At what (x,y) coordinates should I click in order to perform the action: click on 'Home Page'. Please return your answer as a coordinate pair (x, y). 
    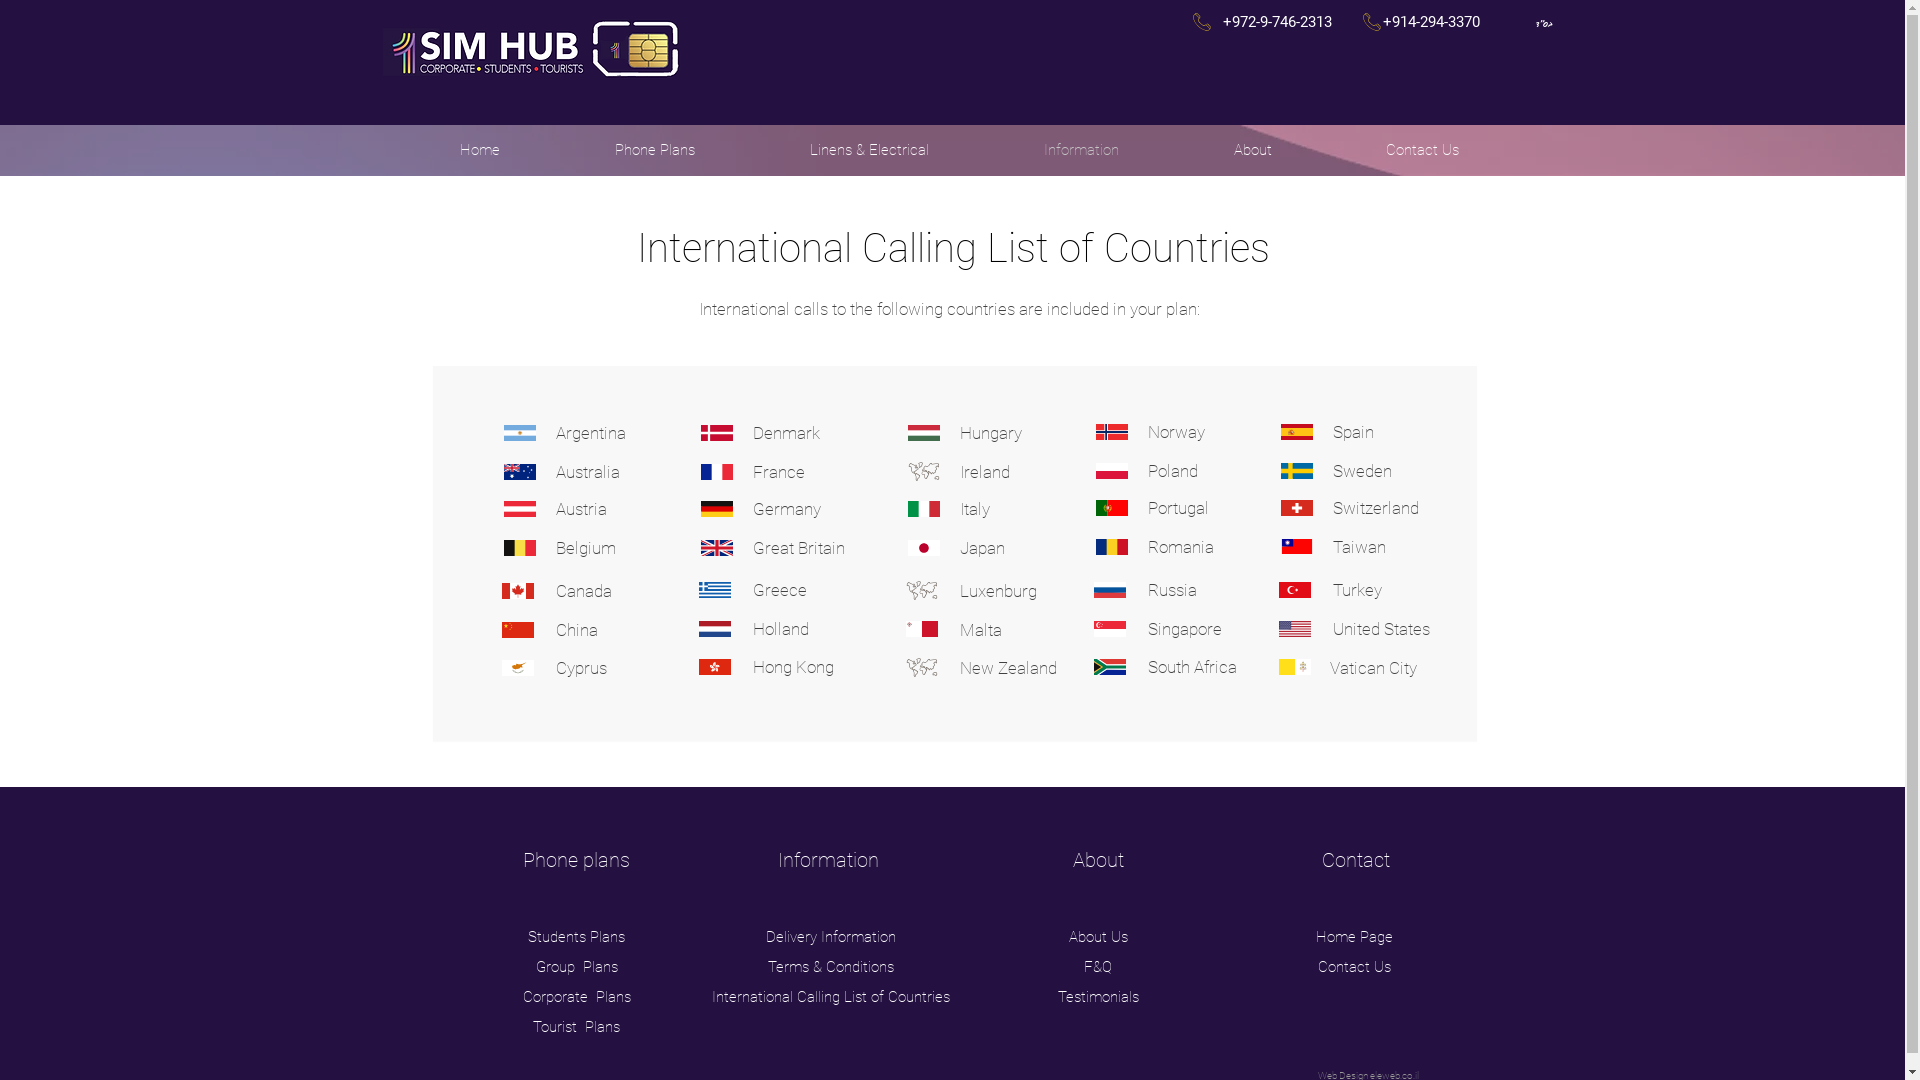
    Looking at the image, I should click on (1354, 937).